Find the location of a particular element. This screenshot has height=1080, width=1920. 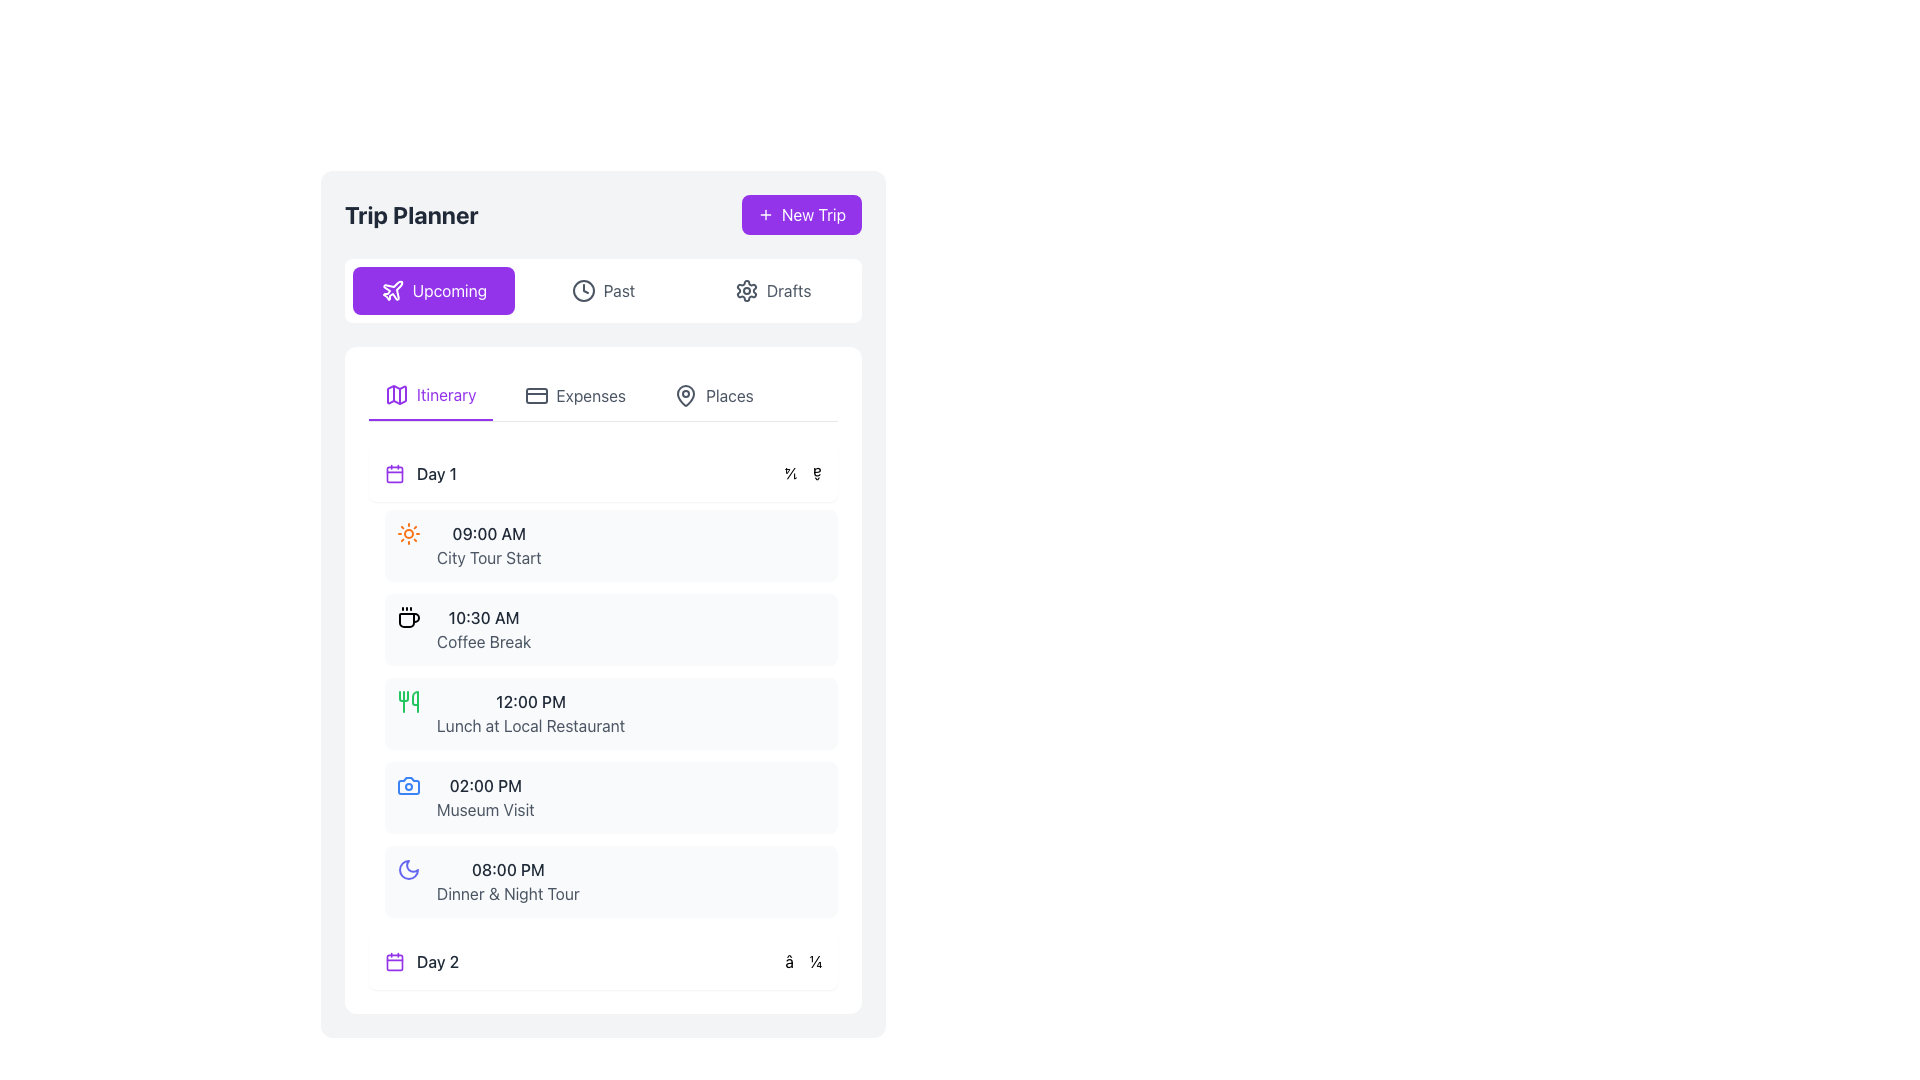

the text label displaying '09:00 AM' above 'City Tour Start', which is styled with bold dark gray font and lighter gray for the event description, located in the itinerary section under 'Day 1' is located at coordinates (489, 546).